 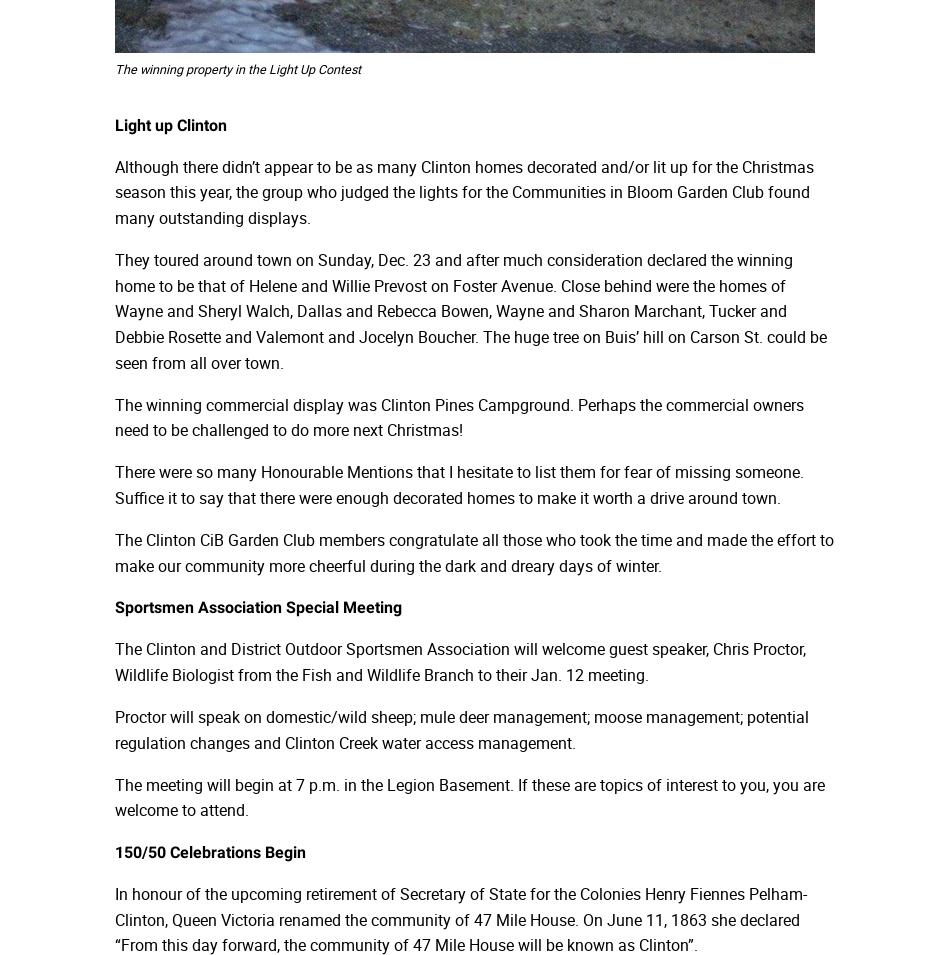 I want to click on '150/50 Celebrations Begin', so click(x=210, y=852).